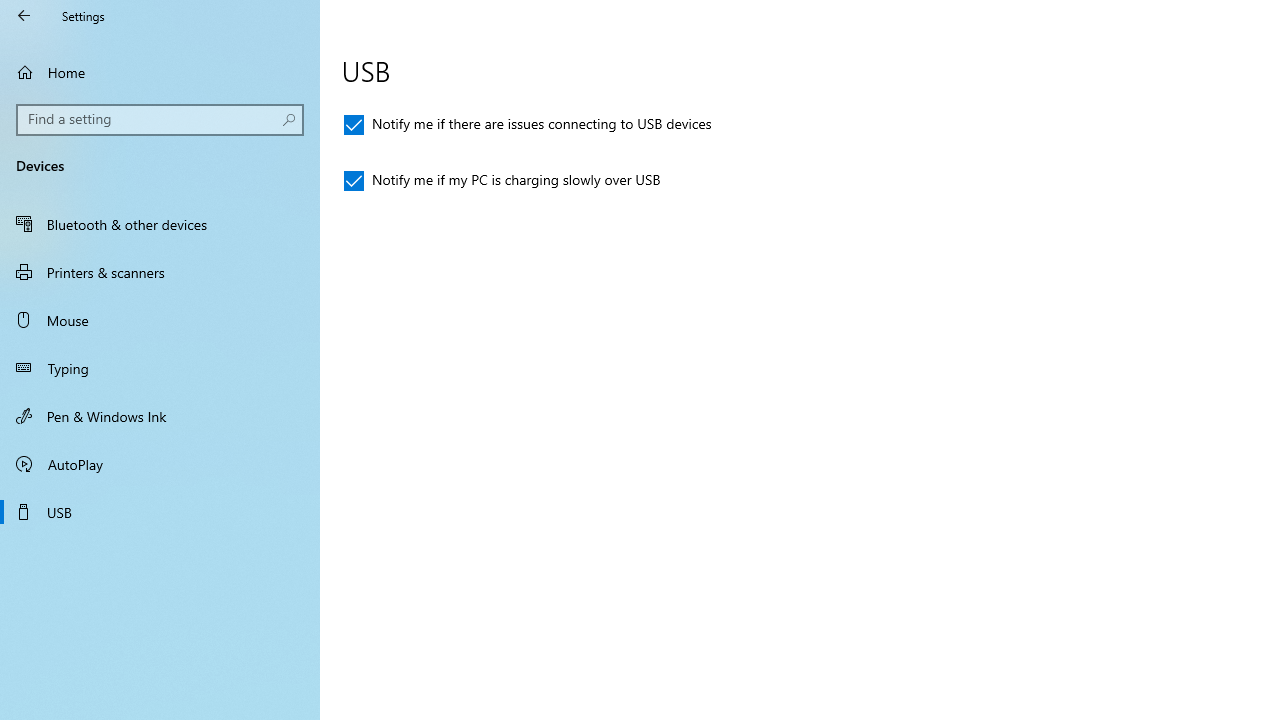 The image size is (1280, 720). I want to click on 'Bluetooth & other devices', so click(160, 223).